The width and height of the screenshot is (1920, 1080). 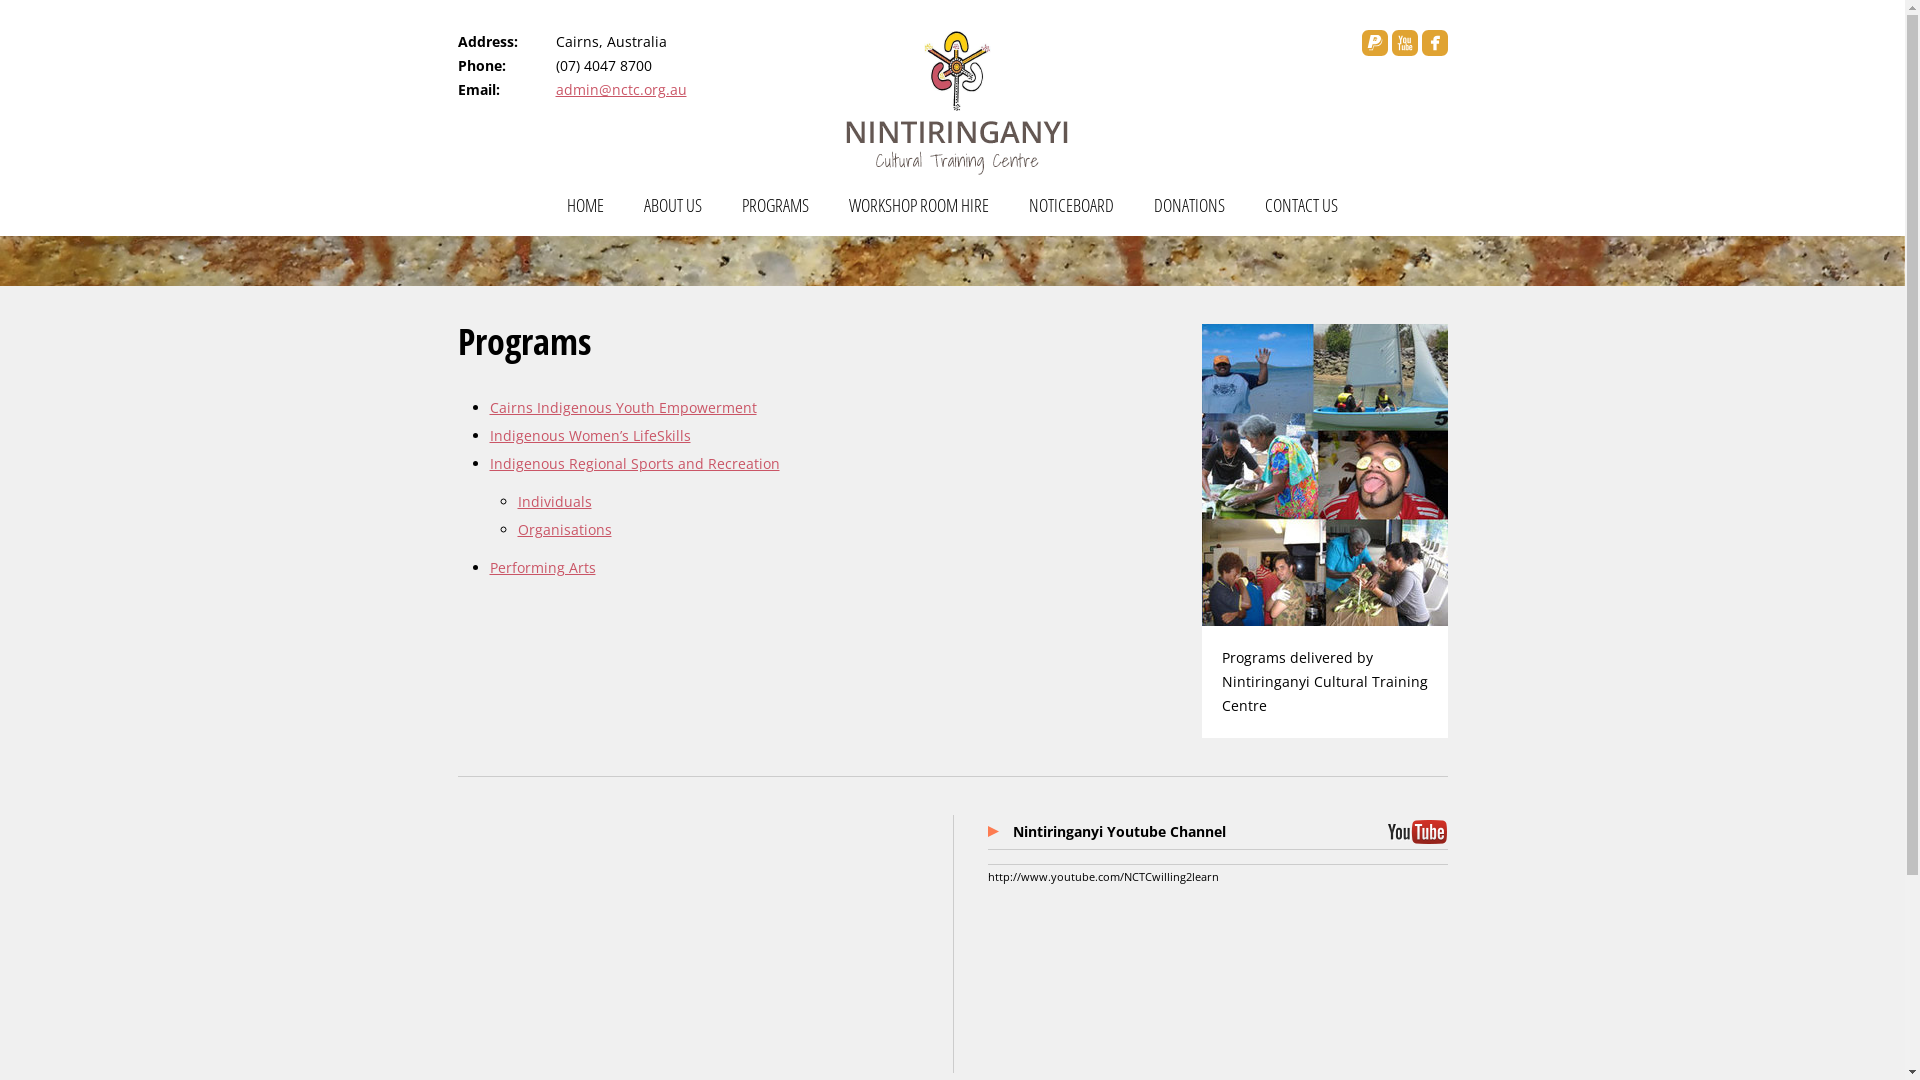 What do you see at coordinates (1189, 212) in the screenshot?
I see `'DONATIONS'` at bounding box center [1189, 212].